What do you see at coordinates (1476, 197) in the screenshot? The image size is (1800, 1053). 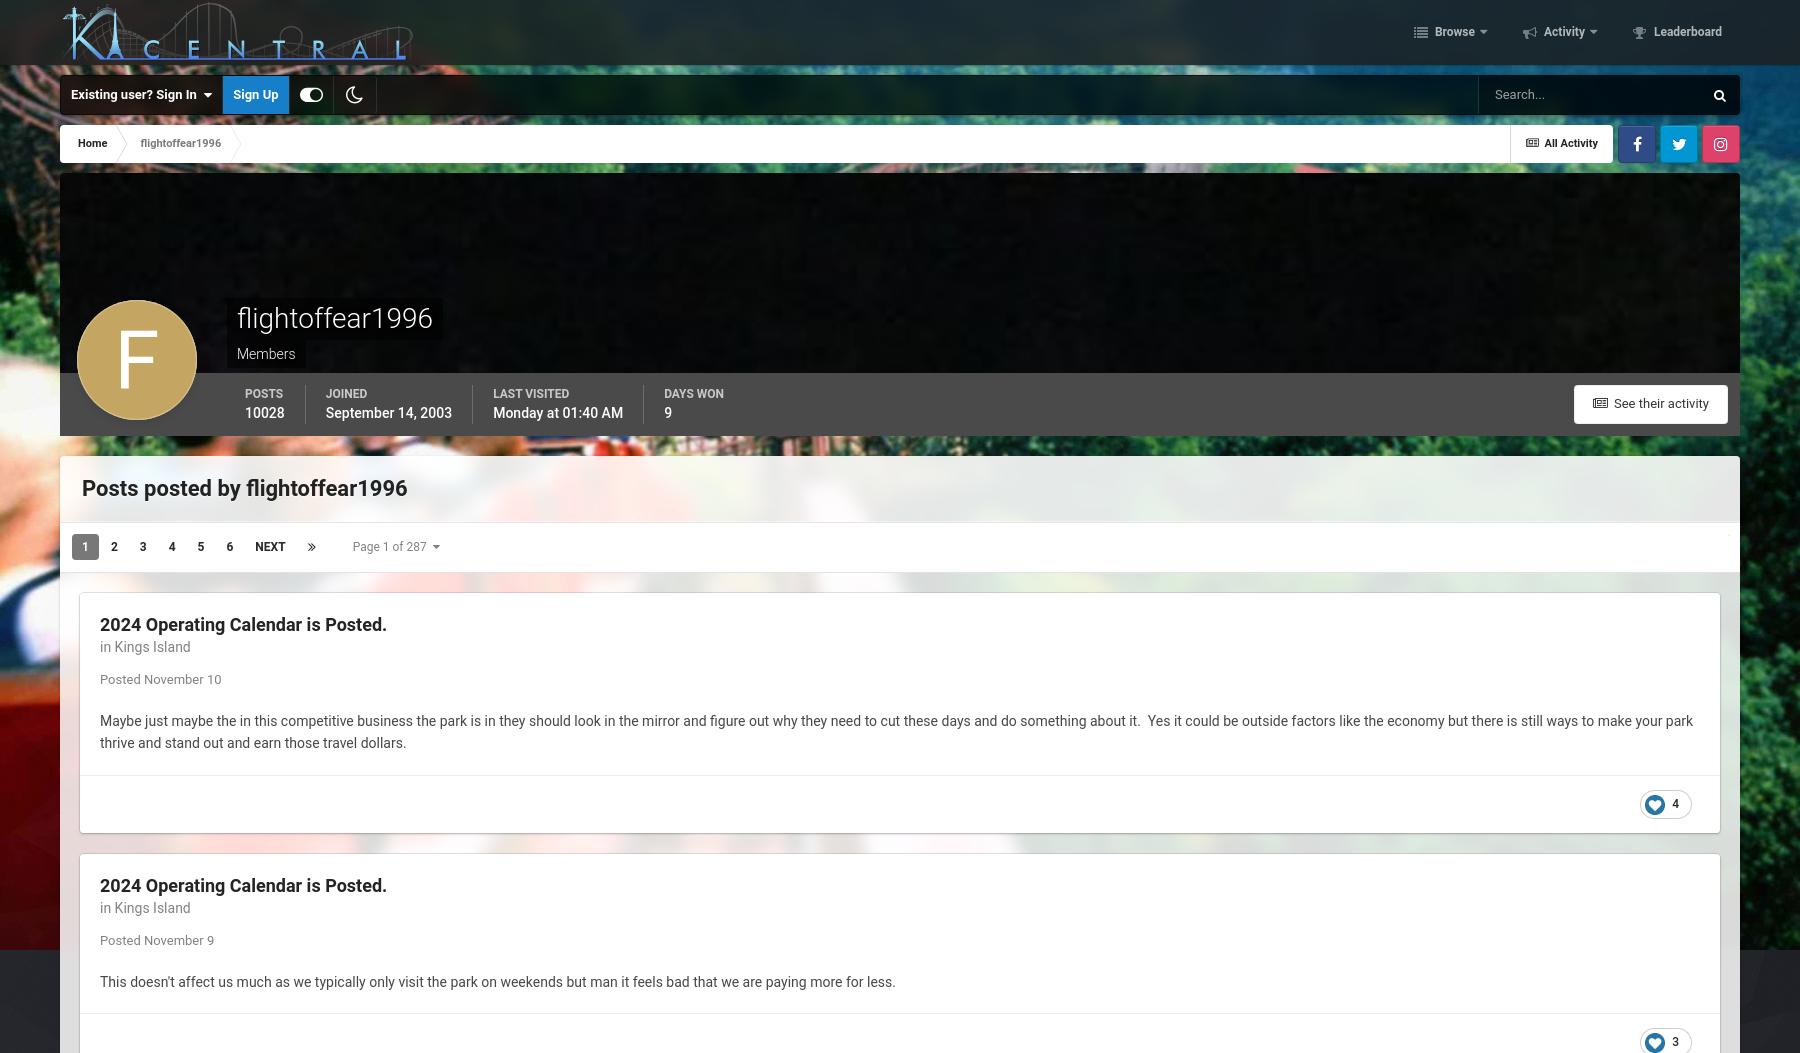 I see `'Online Users'` at bounding box center [1476, 197].